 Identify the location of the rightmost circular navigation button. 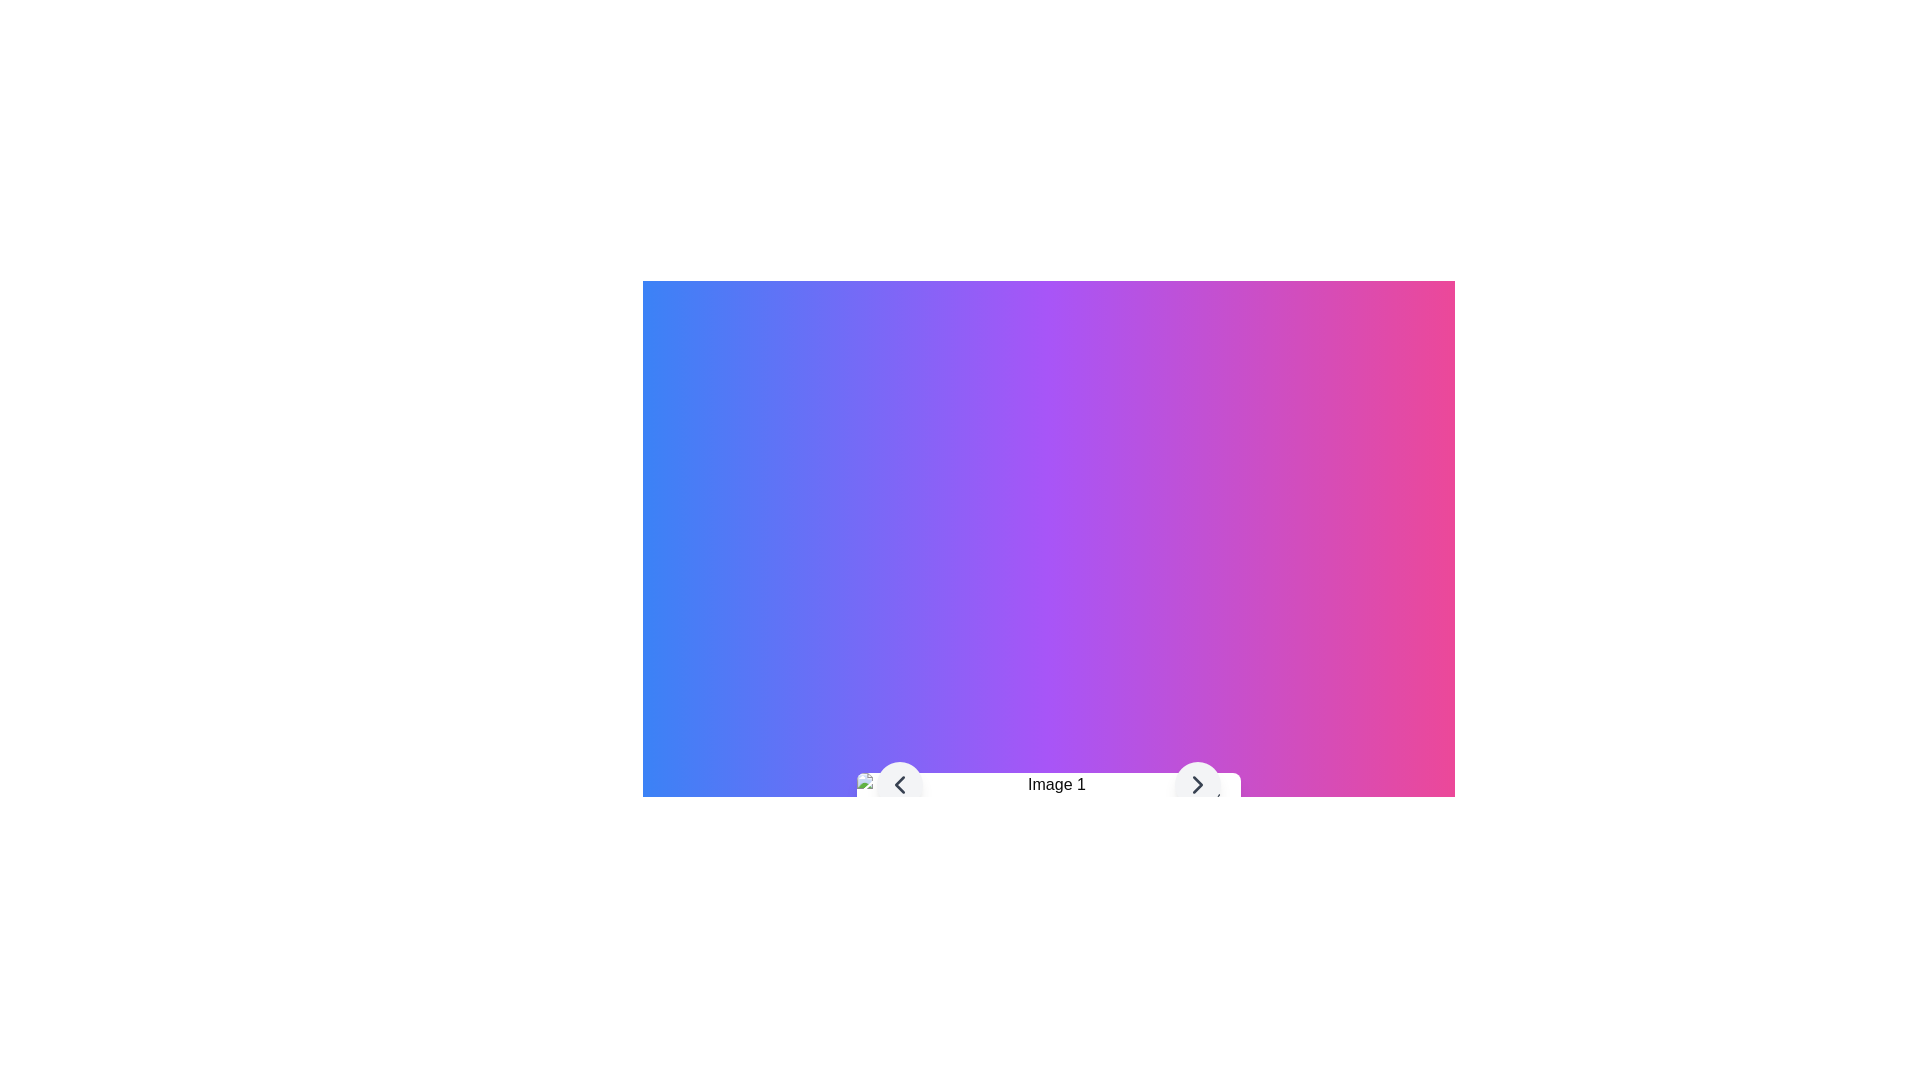
(1198, 784).